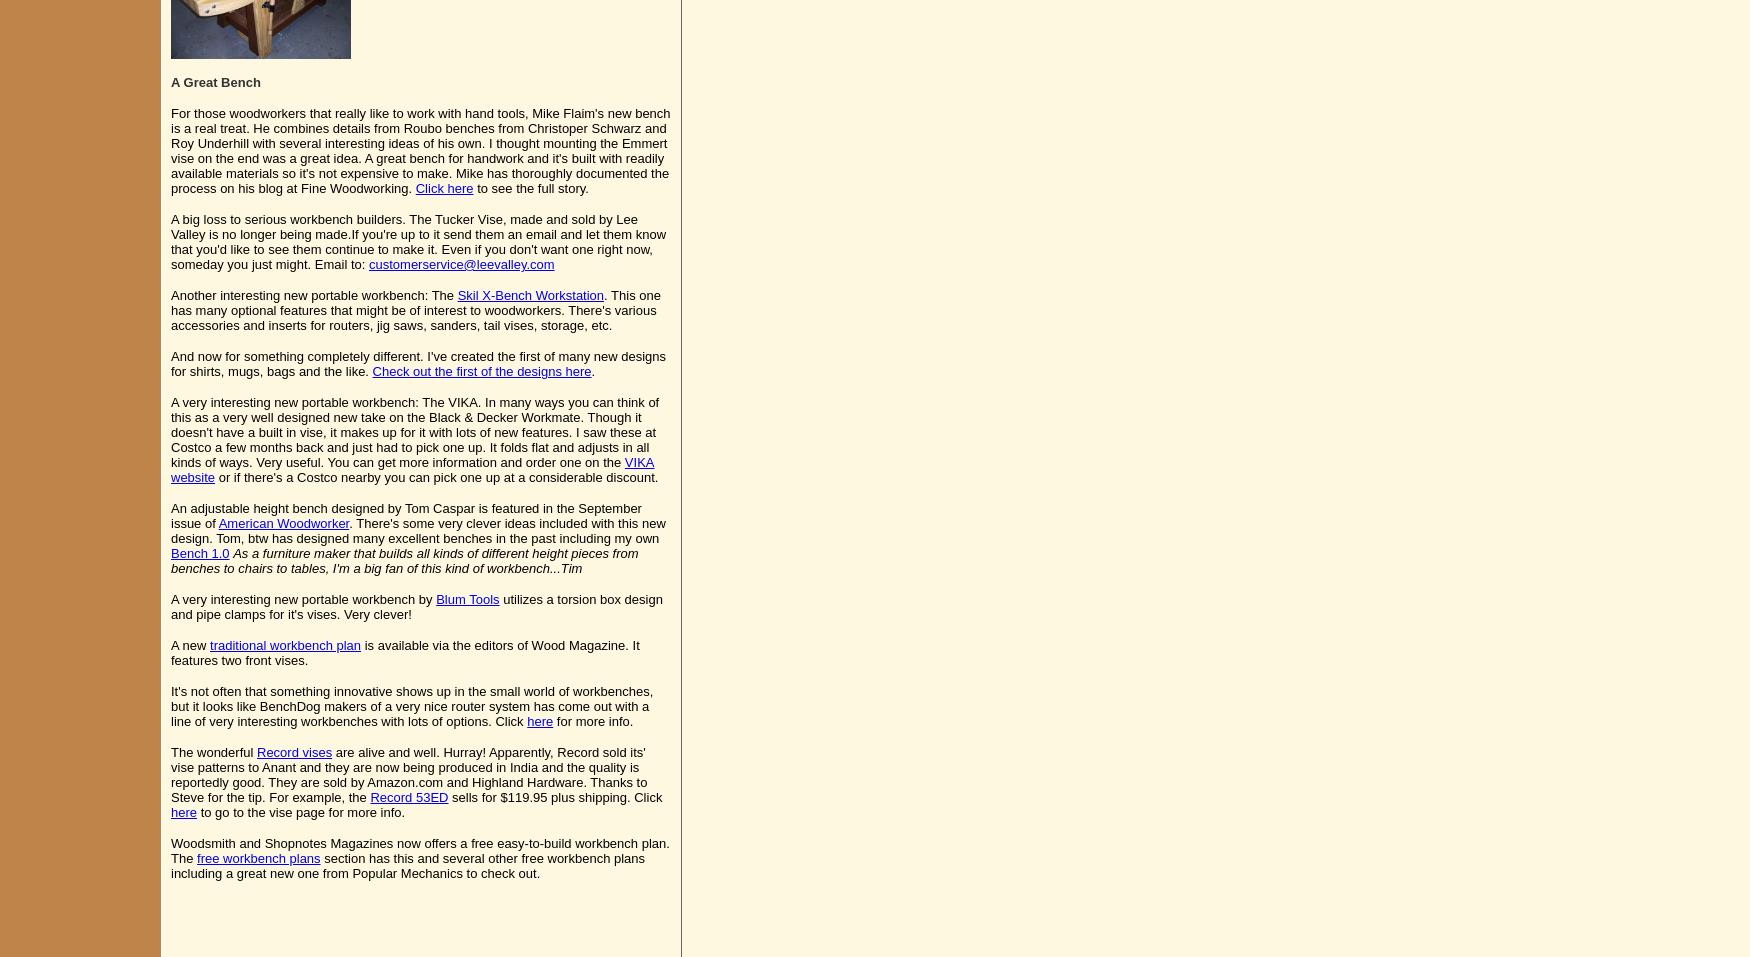  Describe the element at coordinates (419, 849) in the screenshot. I see `'Woodsmith and Shopnotes Magazines now offers a free 
                    easy-to-build workbench plan. The'` at that location.